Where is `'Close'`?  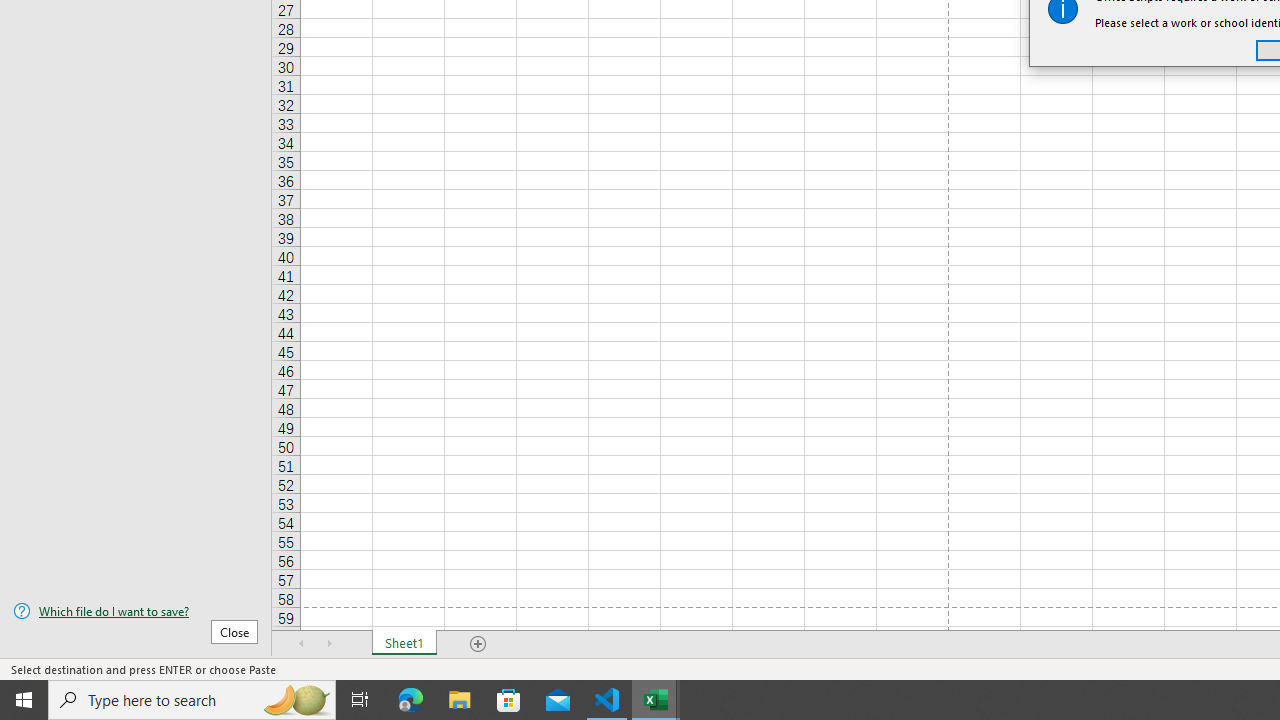 'Close' is located at coordinates (234, 631).